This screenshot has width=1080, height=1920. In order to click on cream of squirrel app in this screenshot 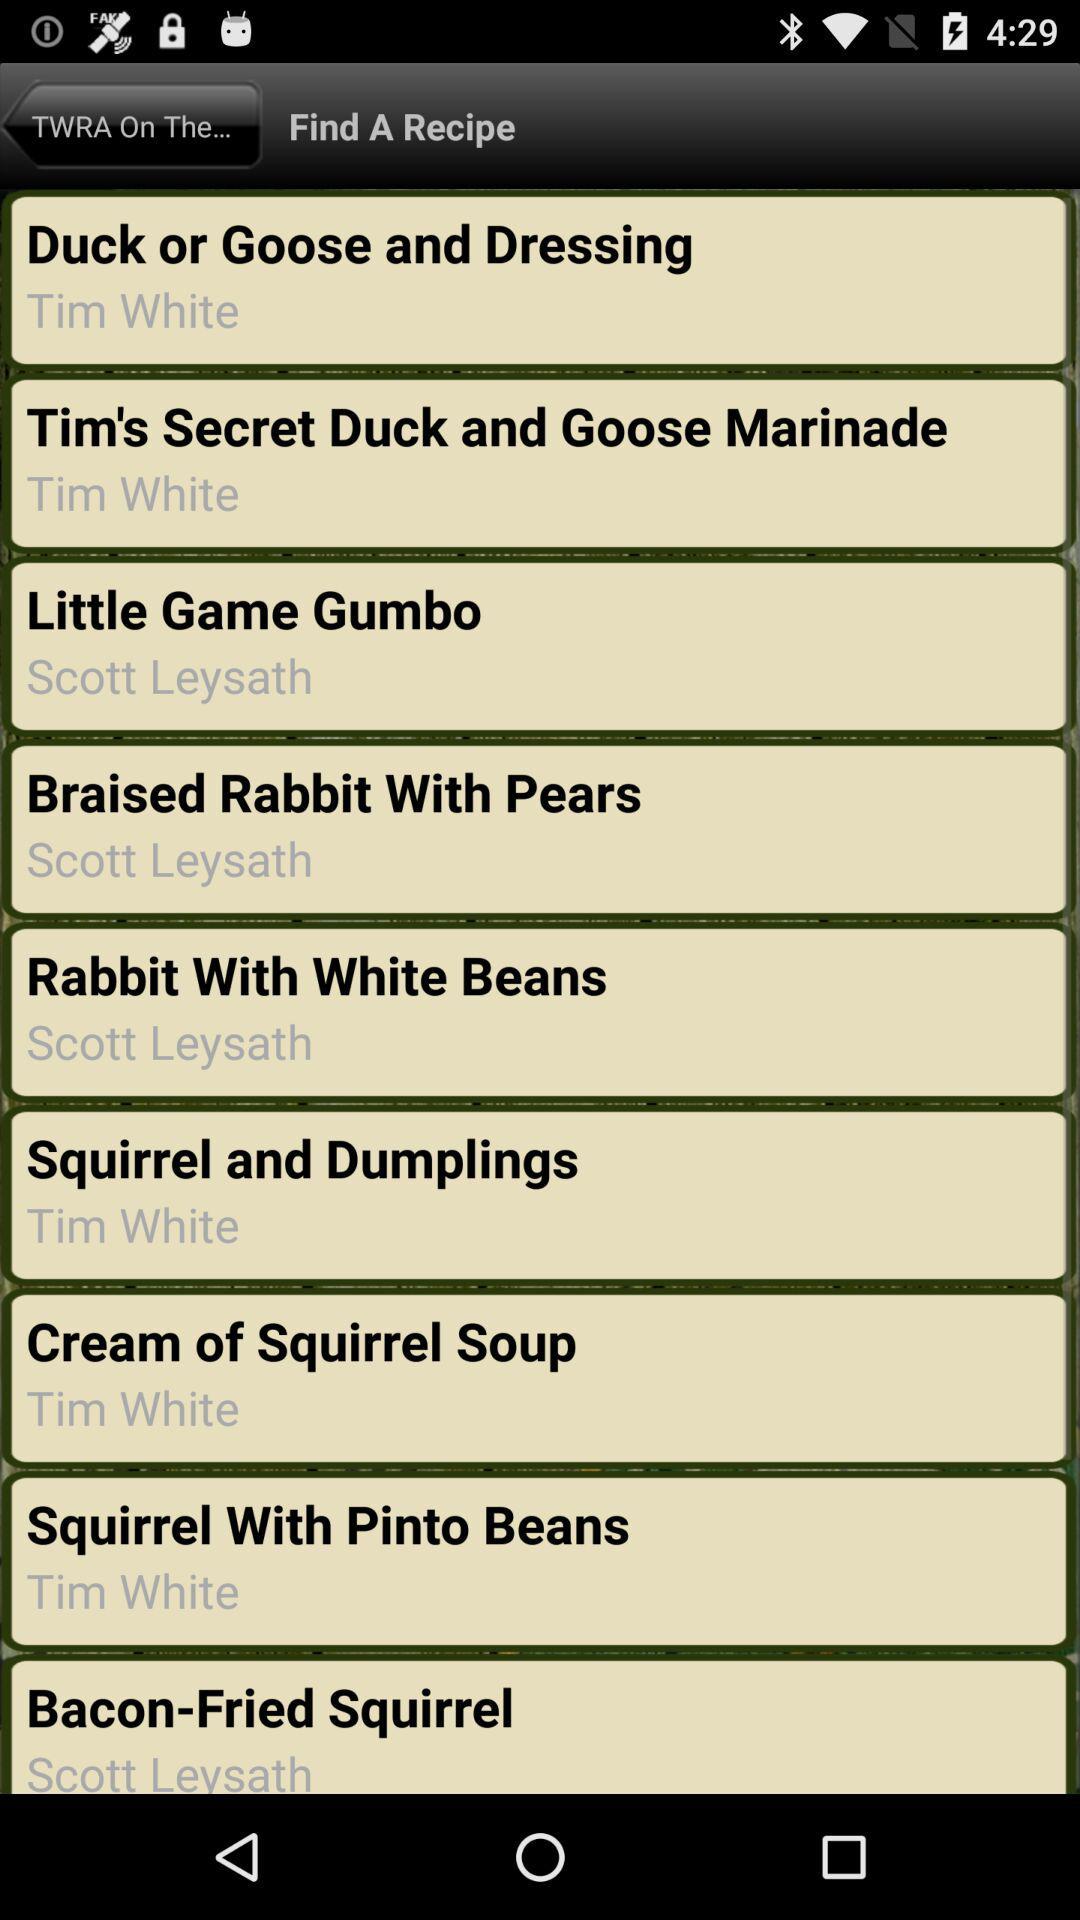, I will do `click(307, 1340)`.